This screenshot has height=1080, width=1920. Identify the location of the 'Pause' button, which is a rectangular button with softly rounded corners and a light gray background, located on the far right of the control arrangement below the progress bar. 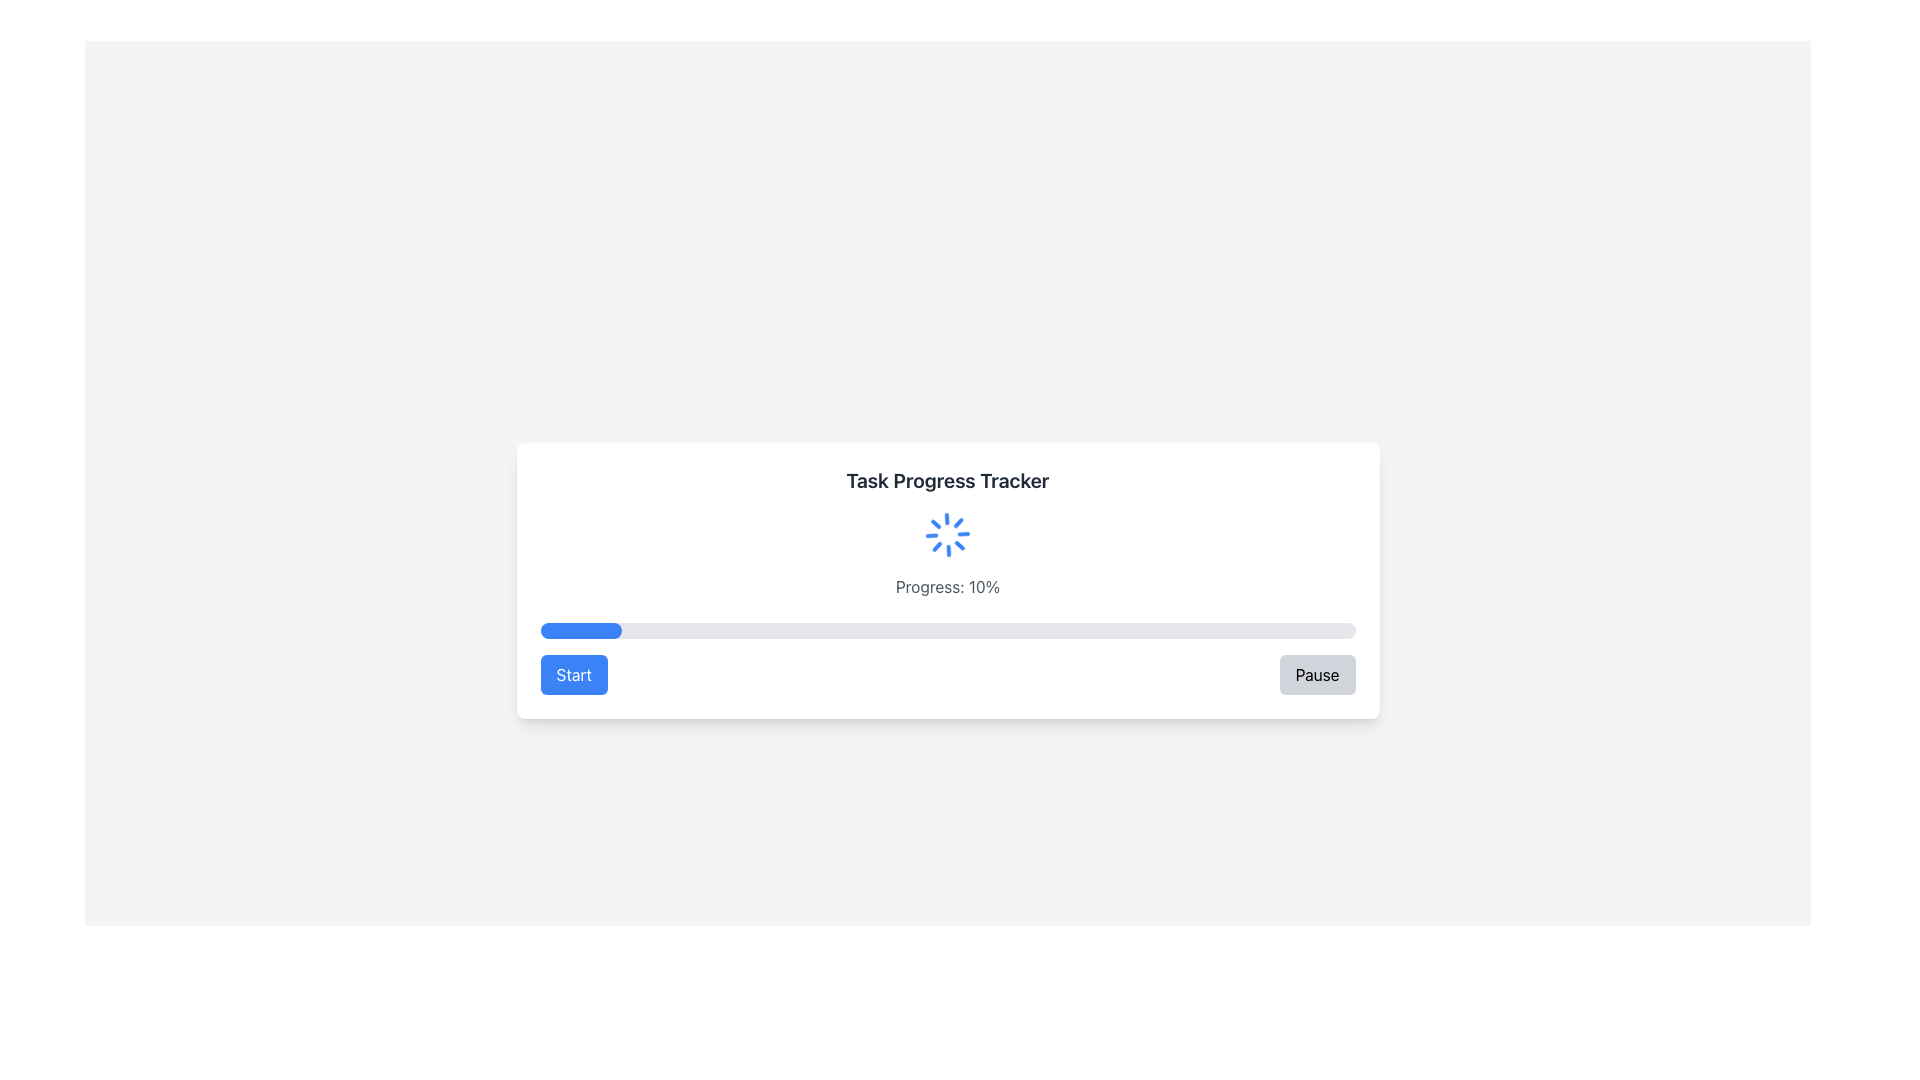
(1317, 675).